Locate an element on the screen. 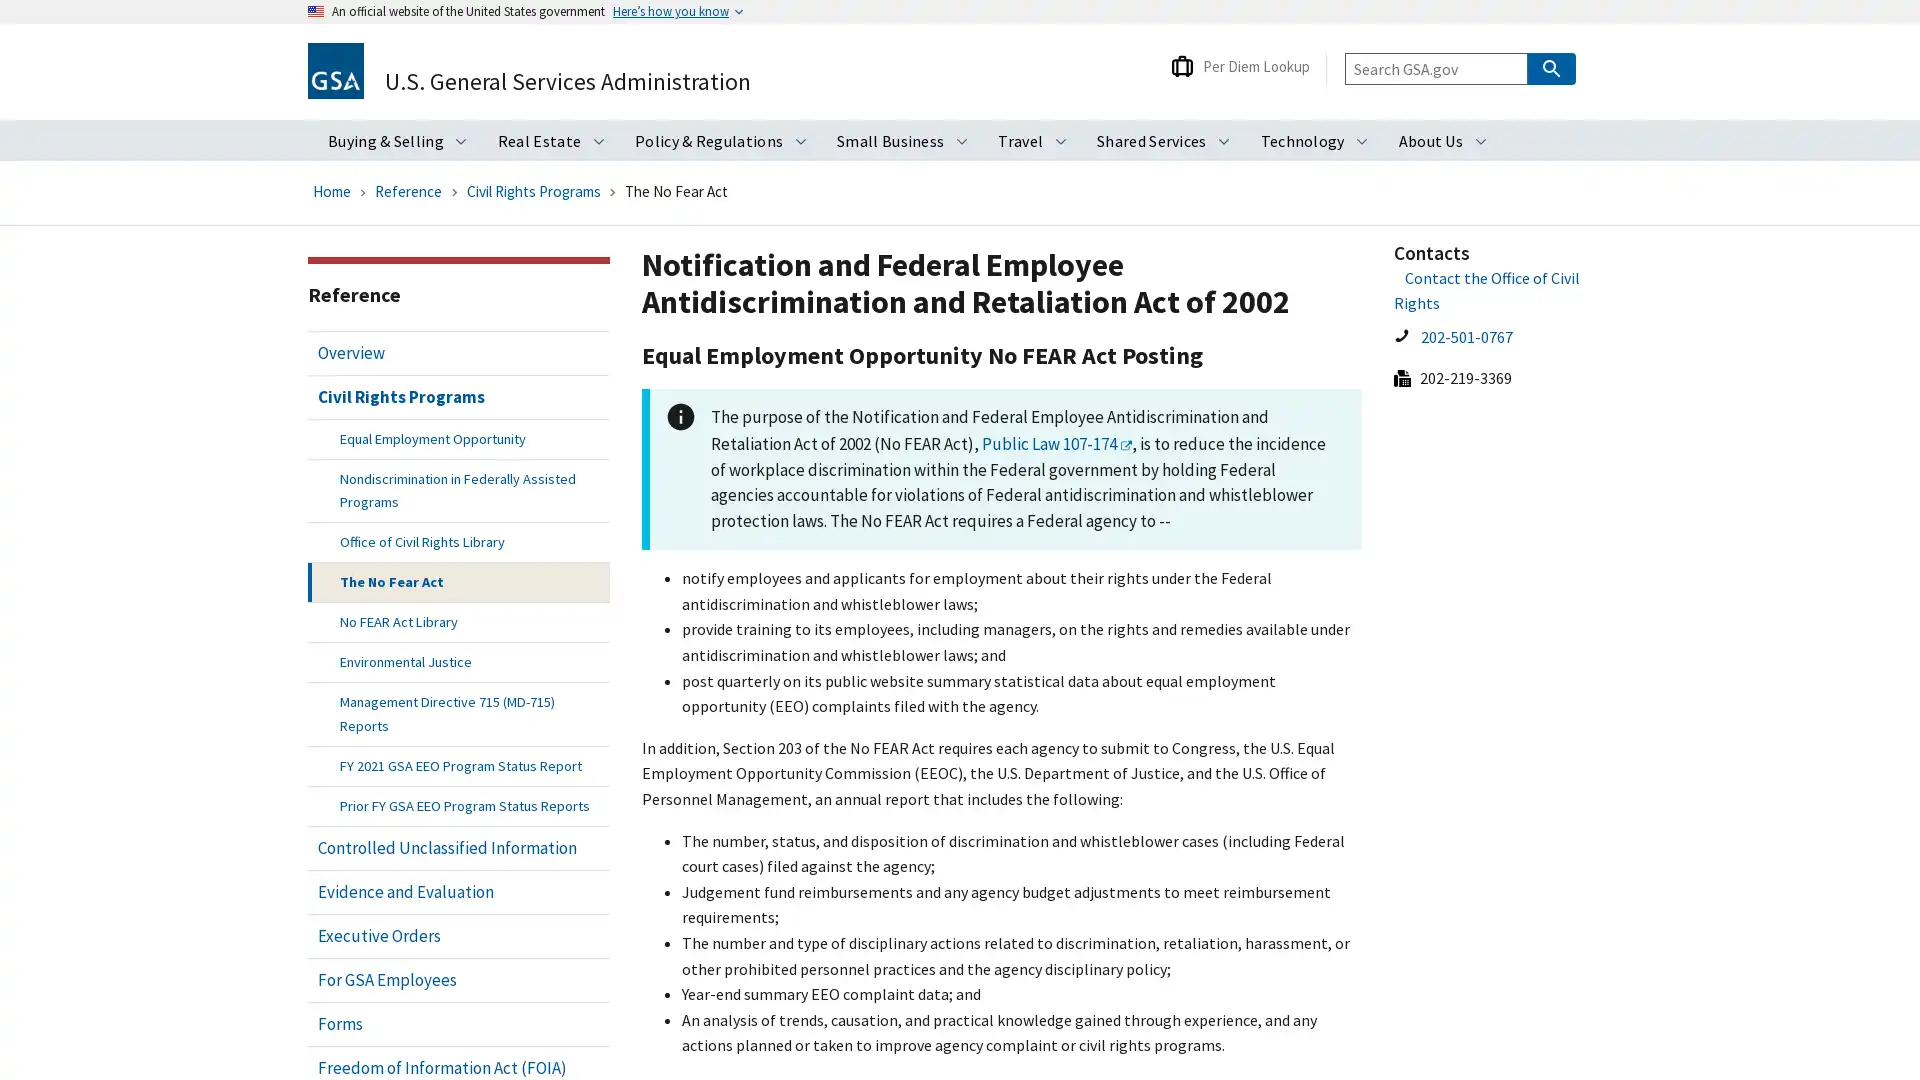 This screenshot has width=1920, height=1080. Search is located at coordinates (1550, 68).